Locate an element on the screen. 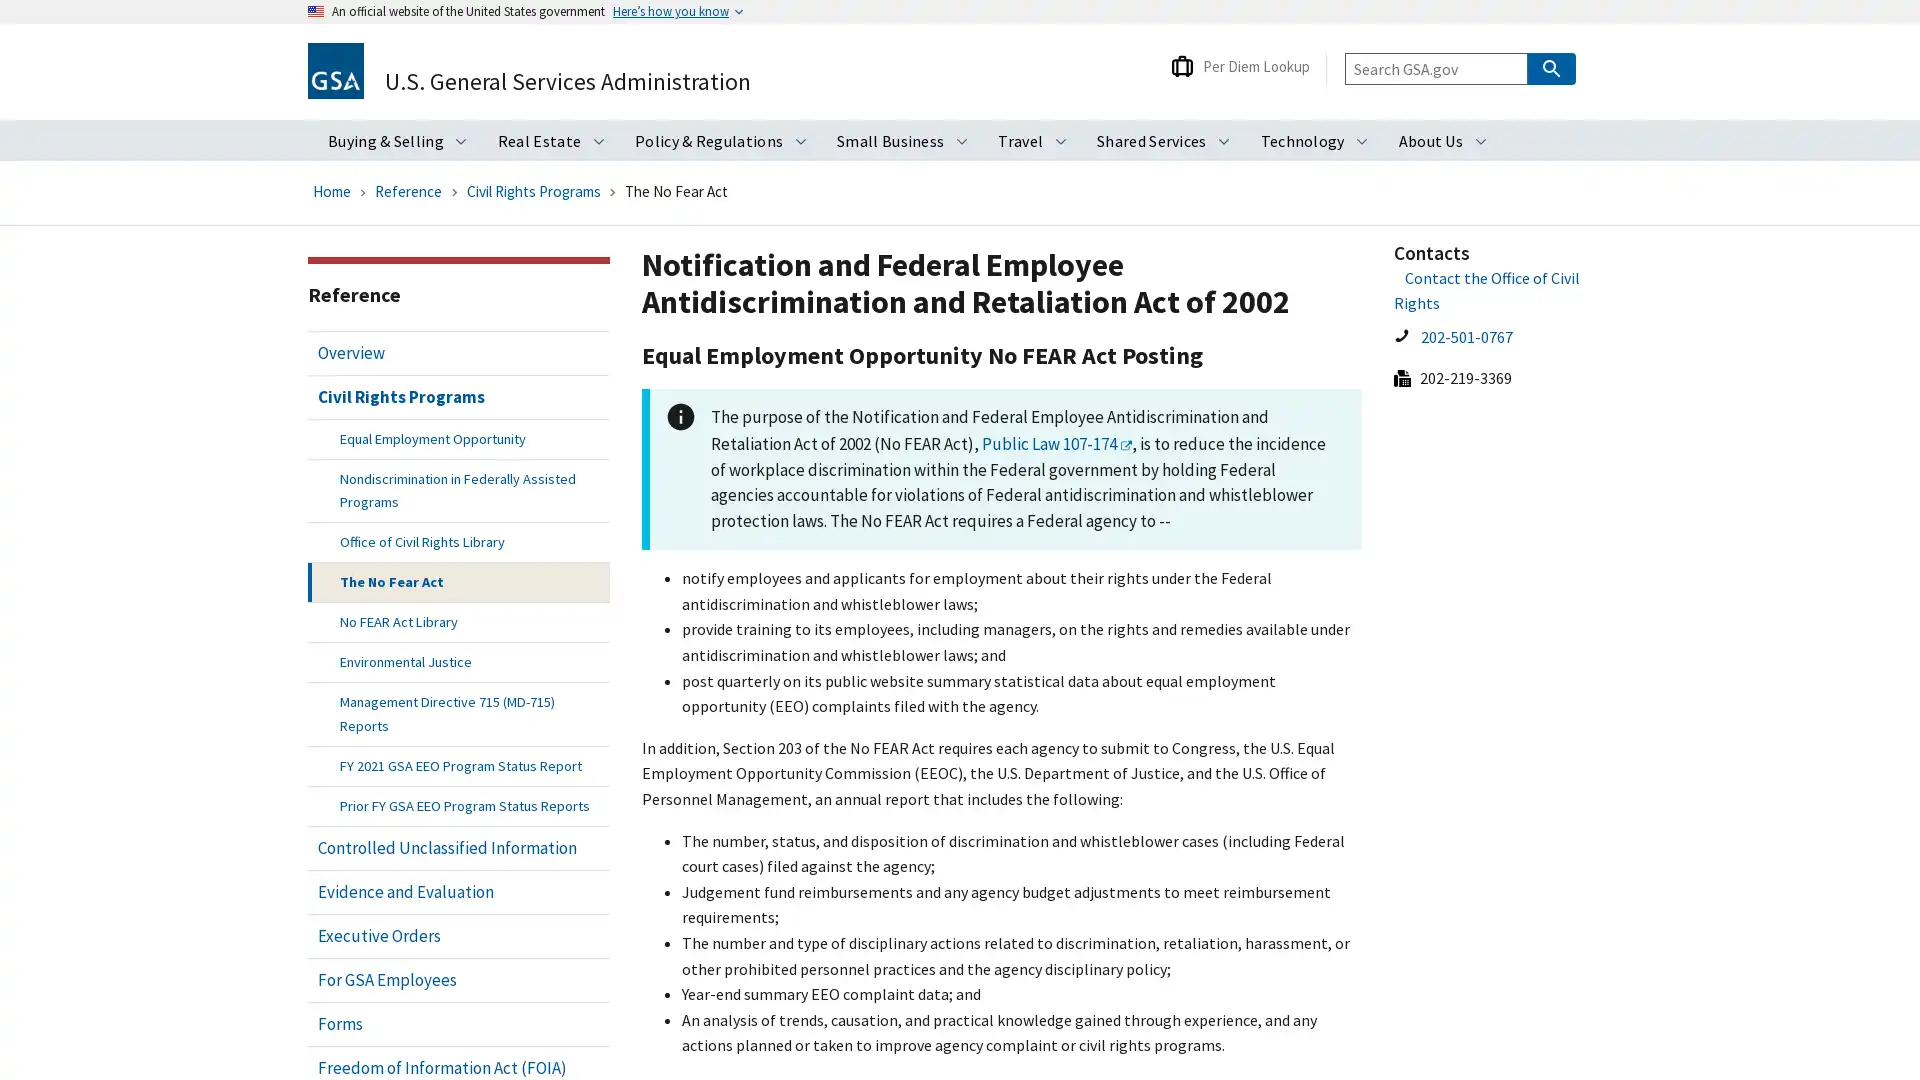 This screenshot has width=1920, height=1080. Search is located at coordinates (1550, 68).